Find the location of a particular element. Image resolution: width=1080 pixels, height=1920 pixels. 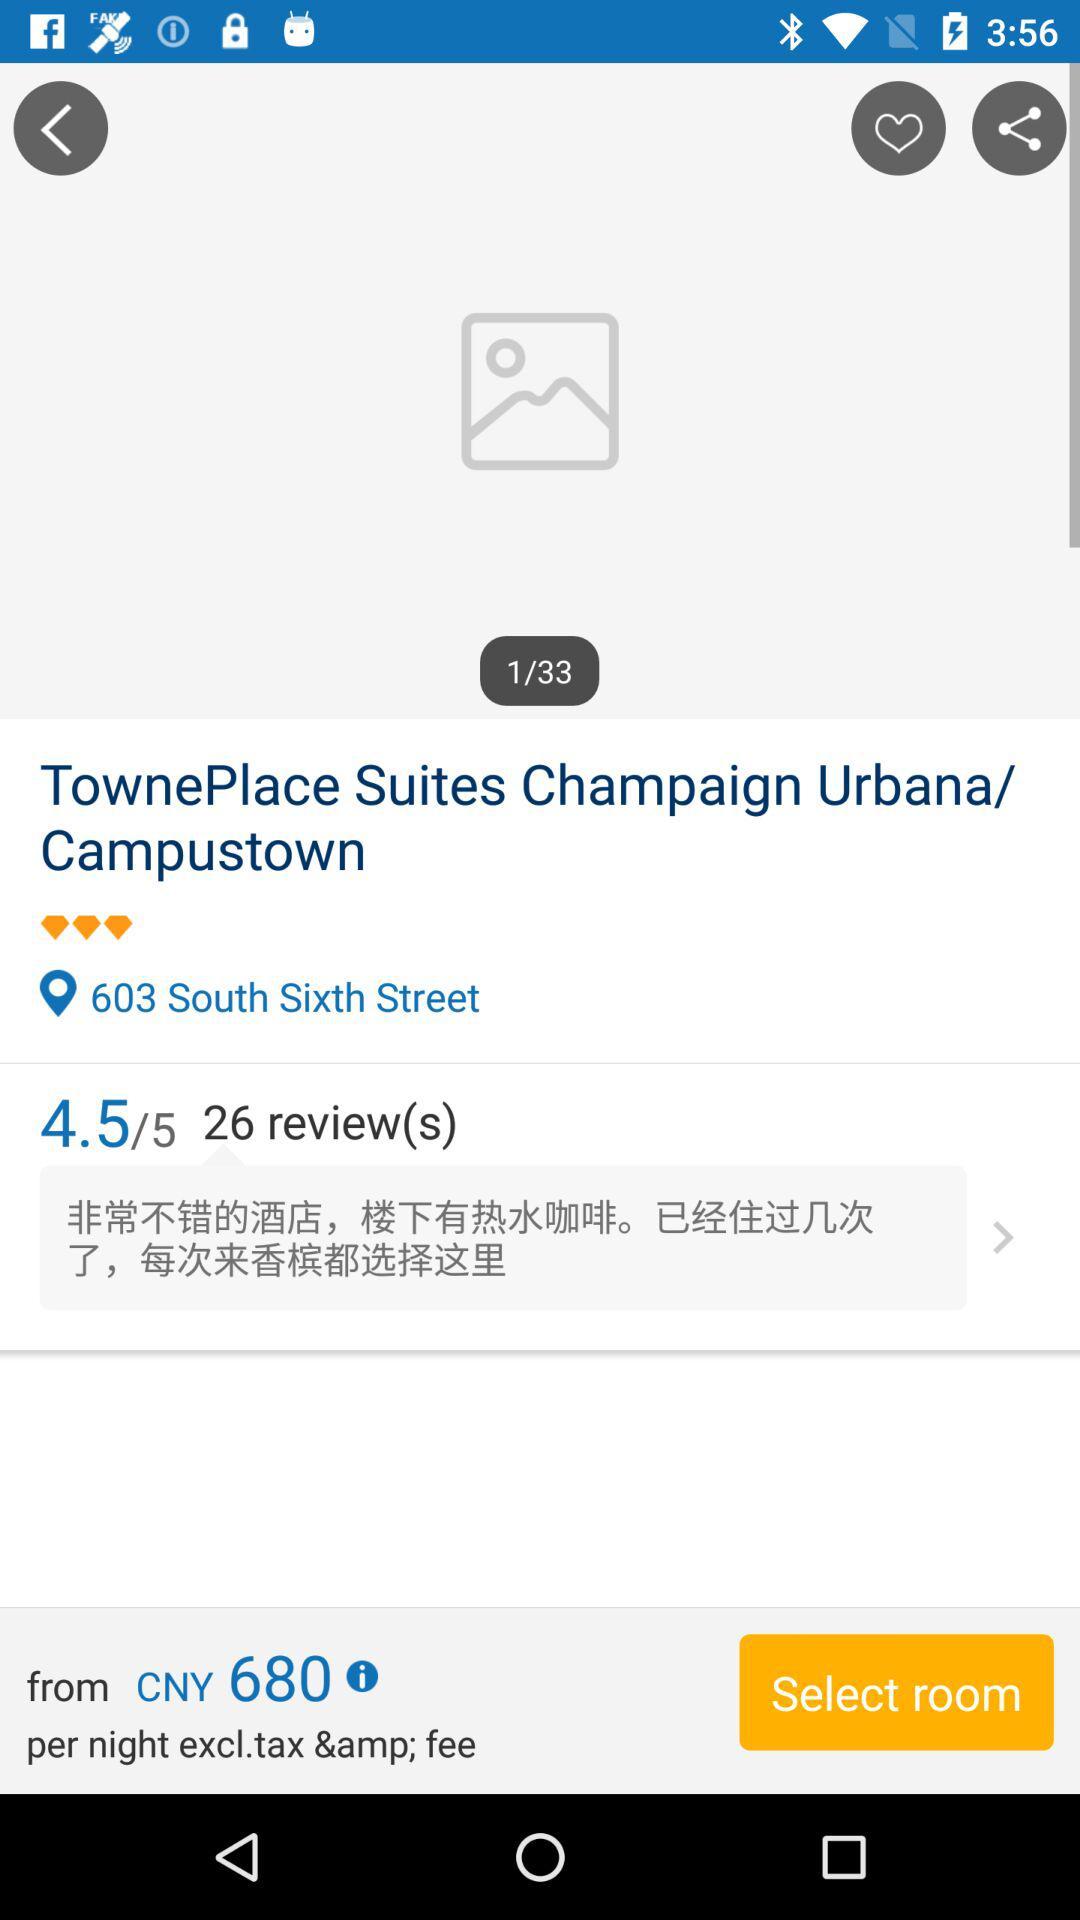

the item above towneplace suites champaign item is located at coordinates (59, 127).